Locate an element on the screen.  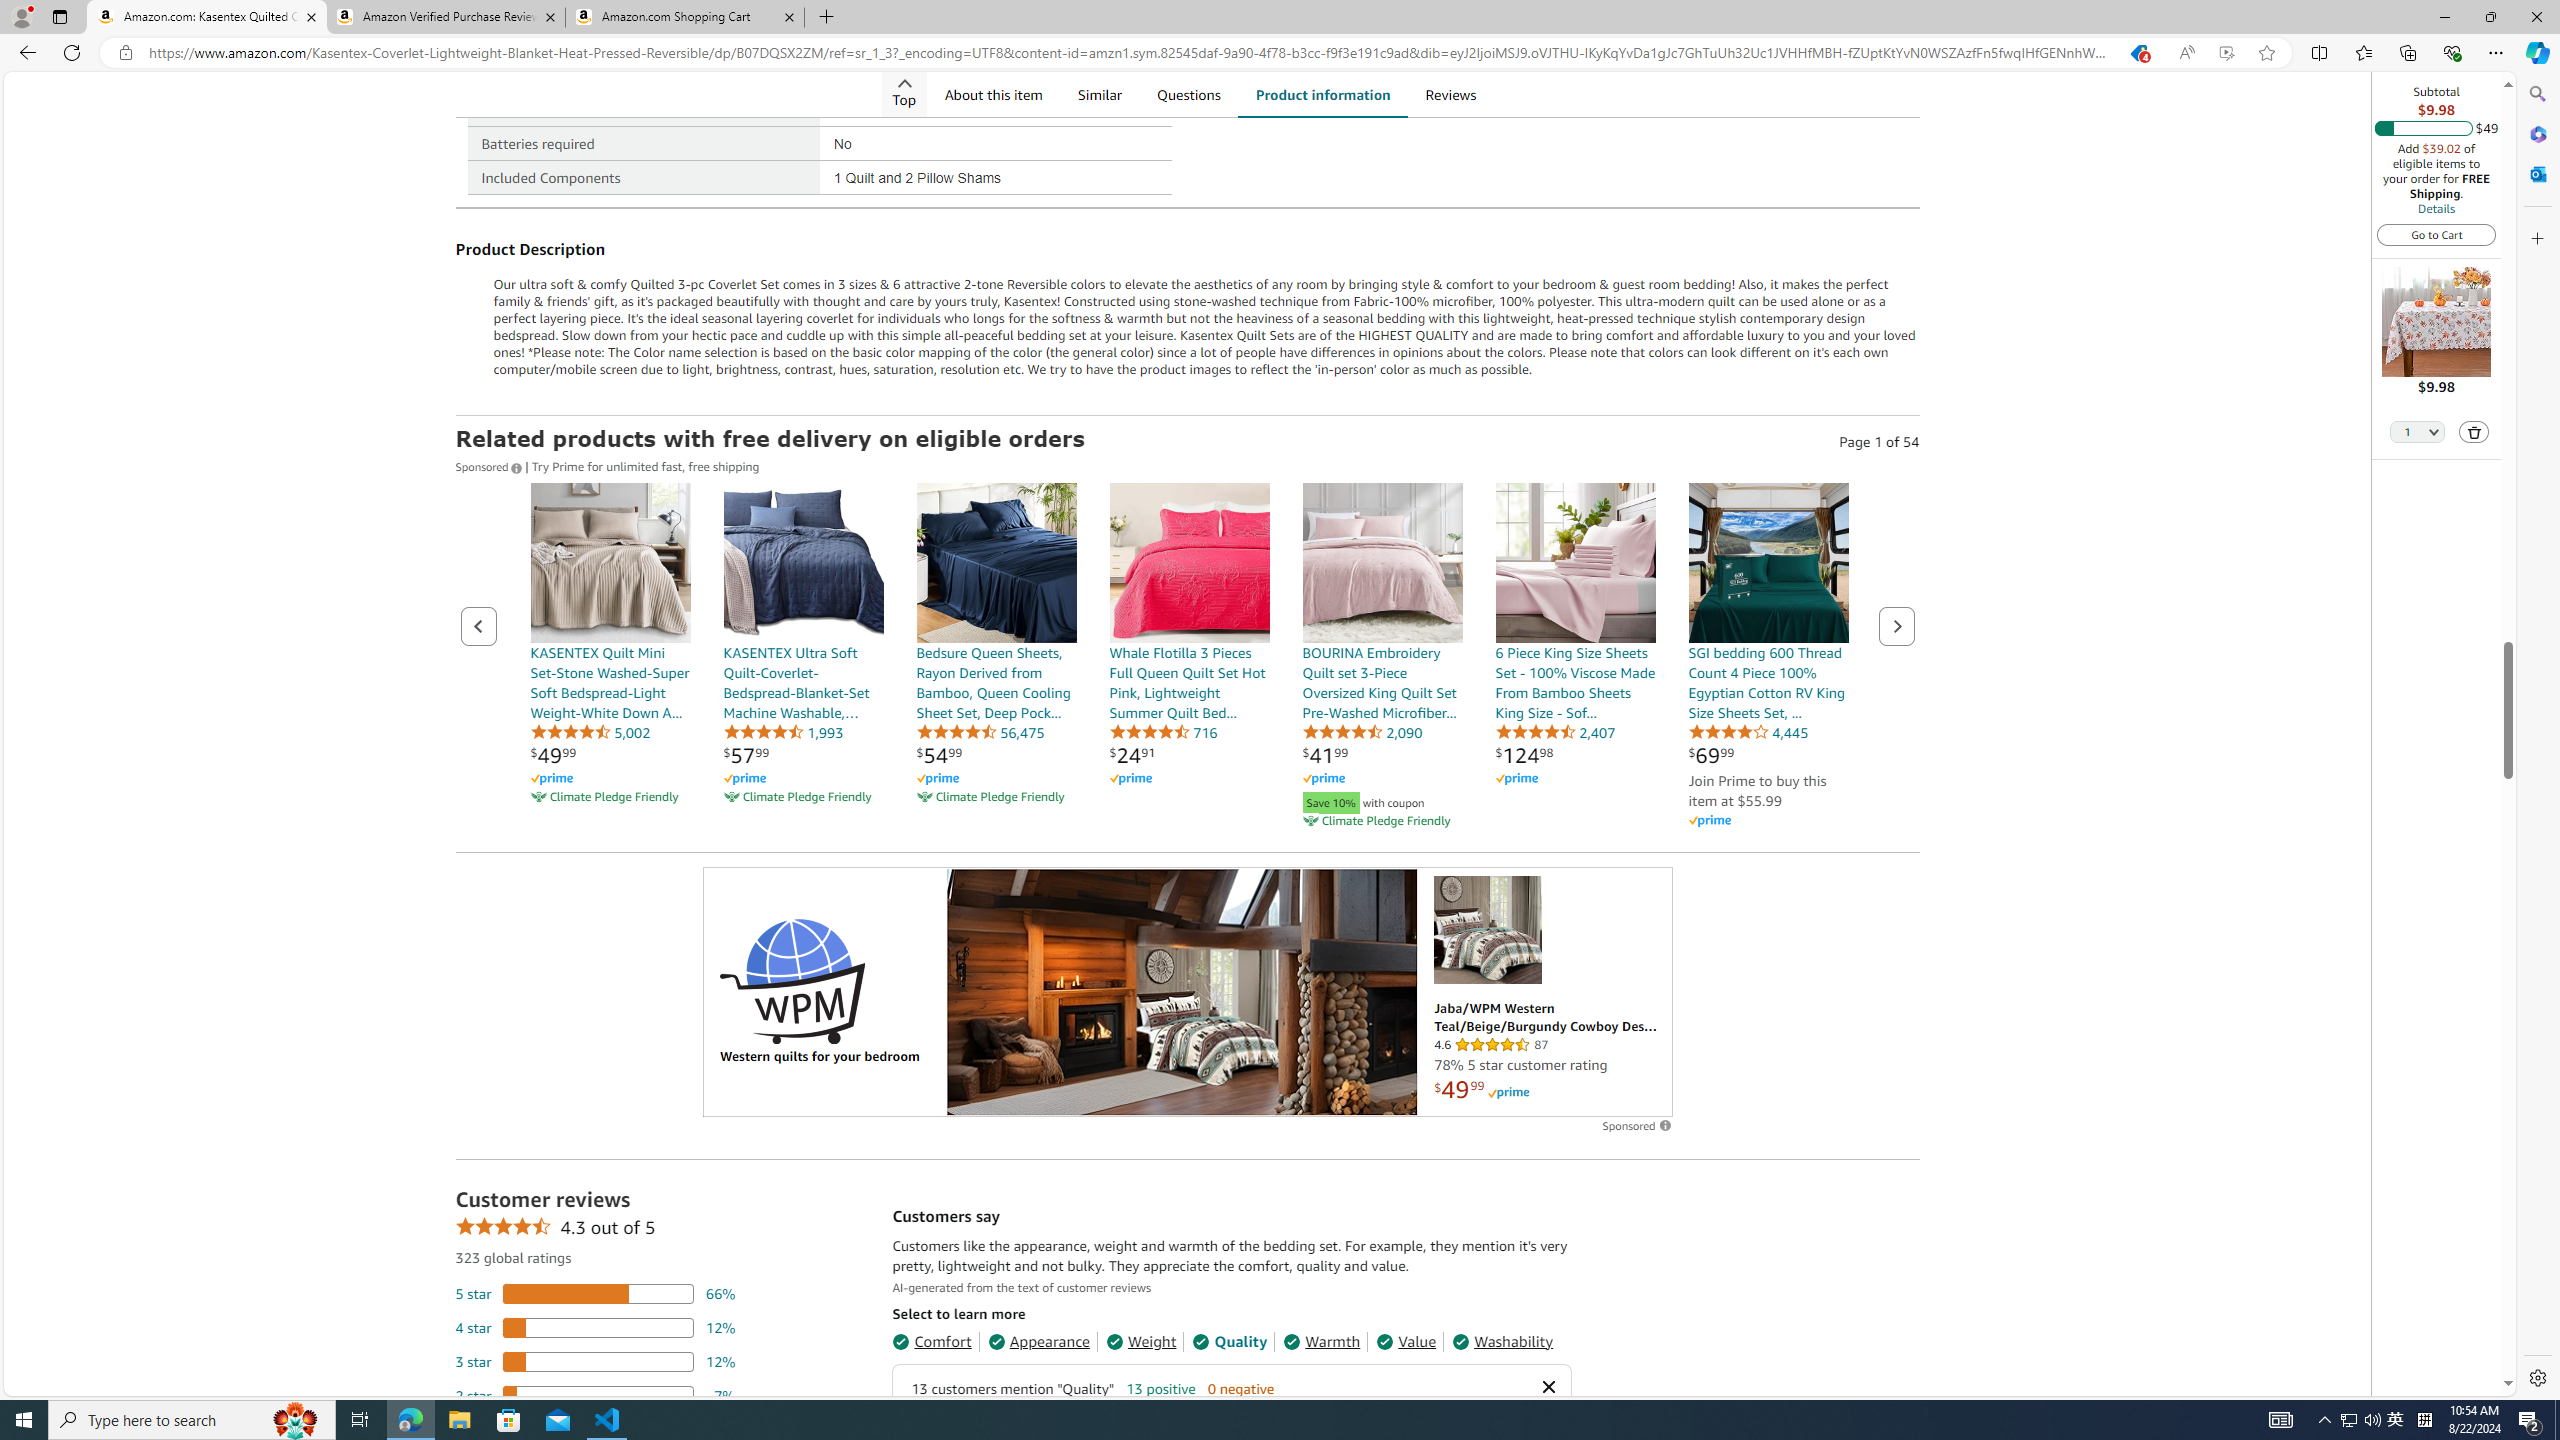
'Weight' is located at coordinates (1141, 1340).